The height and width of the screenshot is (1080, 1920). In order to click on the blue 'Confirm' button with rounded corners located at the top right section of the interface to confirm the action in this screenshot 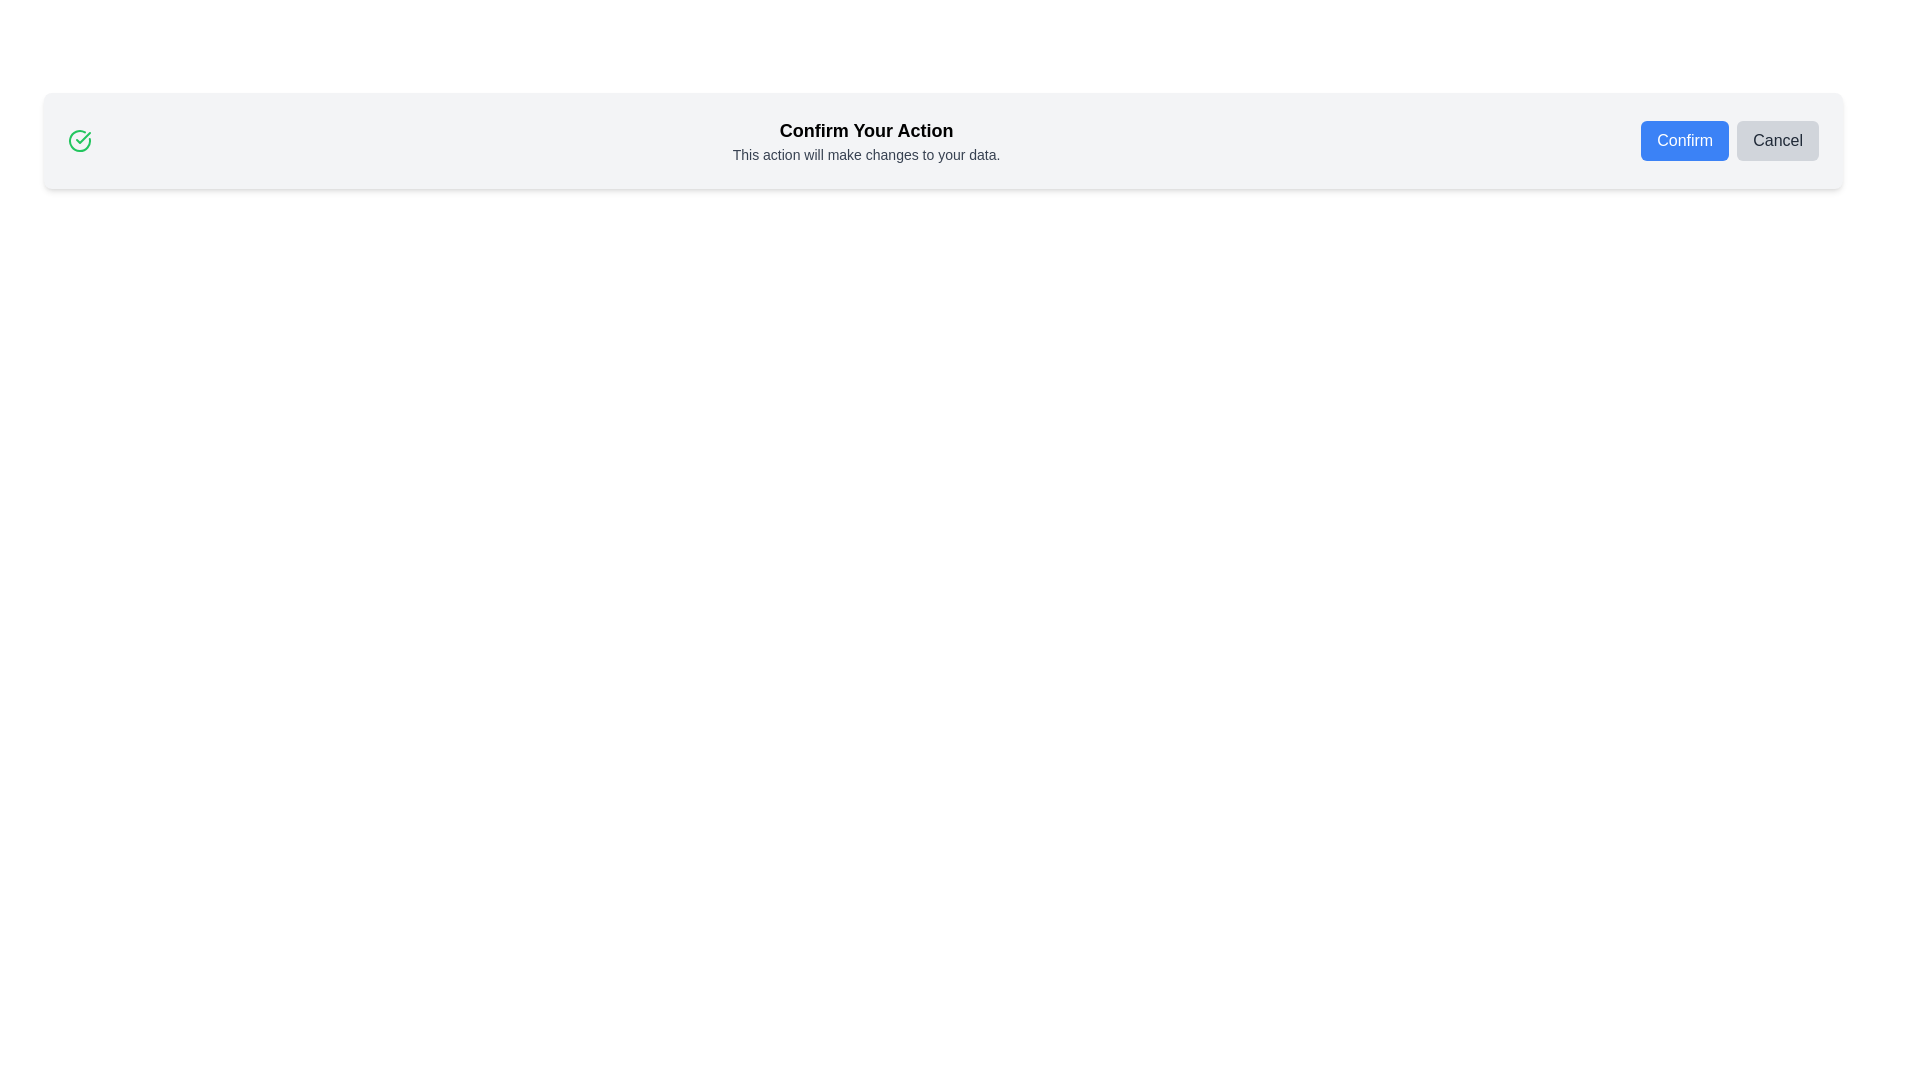, I will do `click(1684, 140)`.